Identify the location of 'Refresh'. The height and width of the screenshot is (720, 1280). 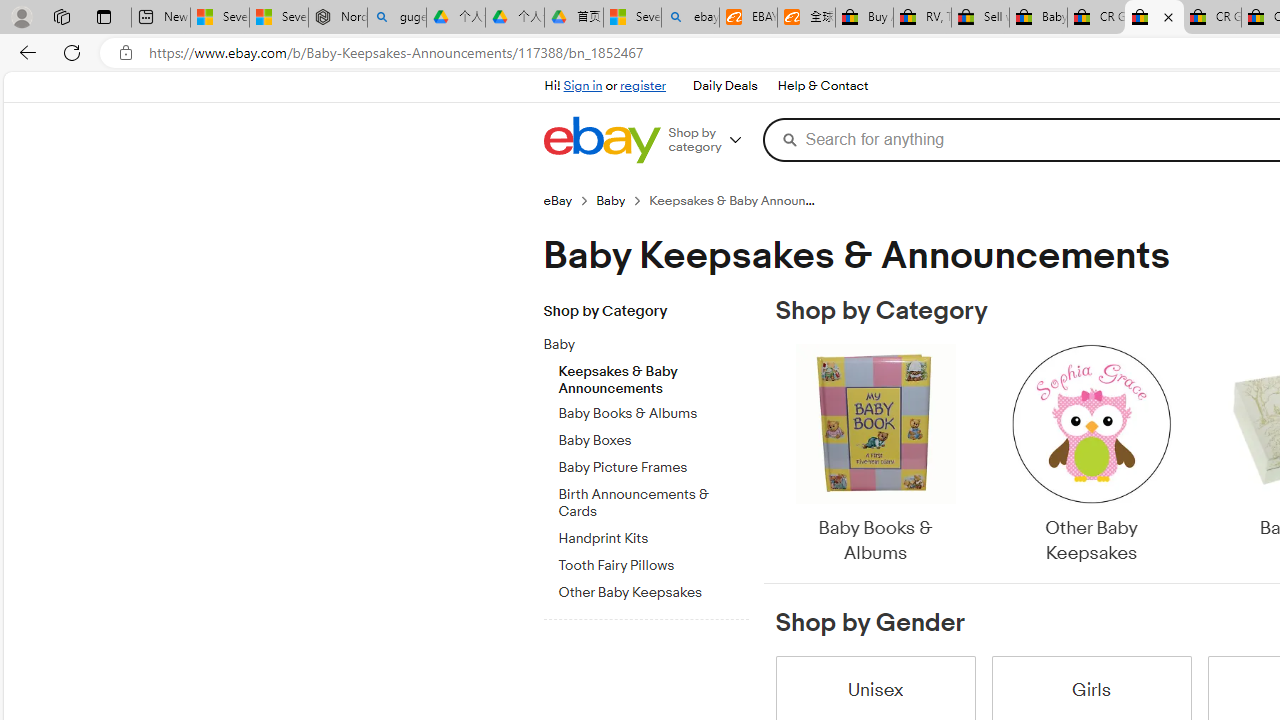
(72, 51).